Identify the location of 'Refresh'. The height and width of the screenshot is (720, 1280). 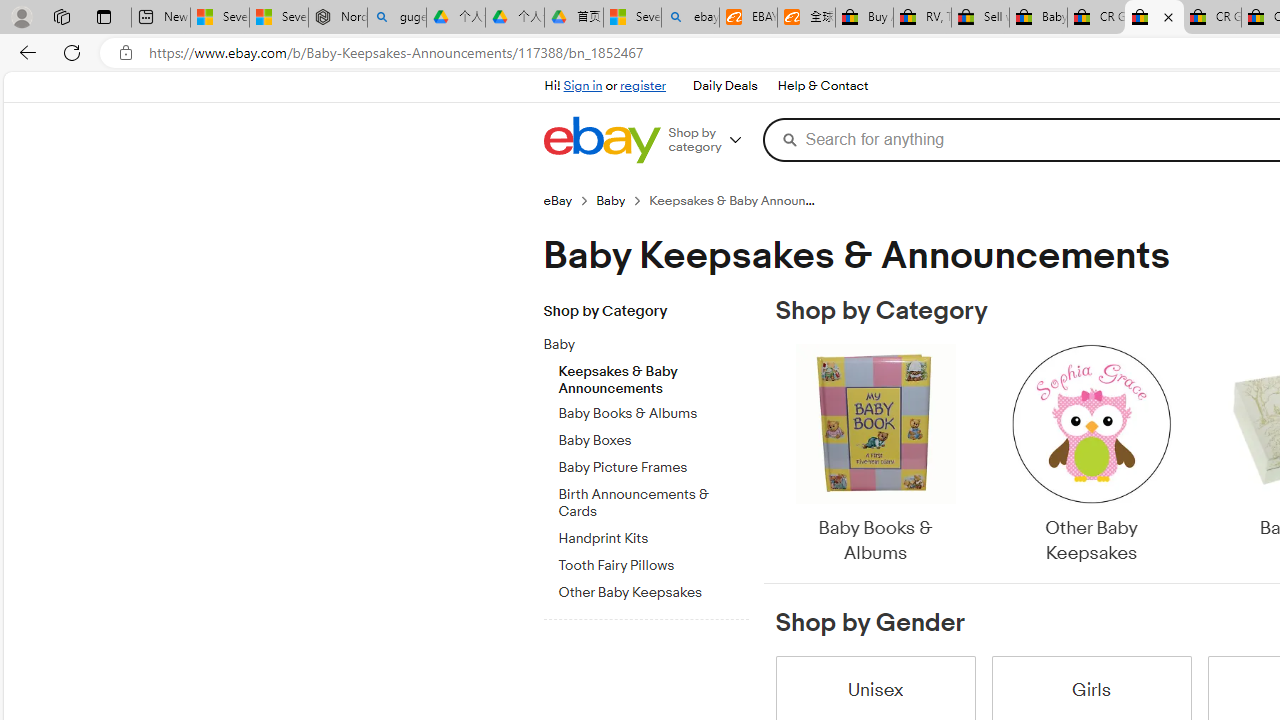
(72, 51).